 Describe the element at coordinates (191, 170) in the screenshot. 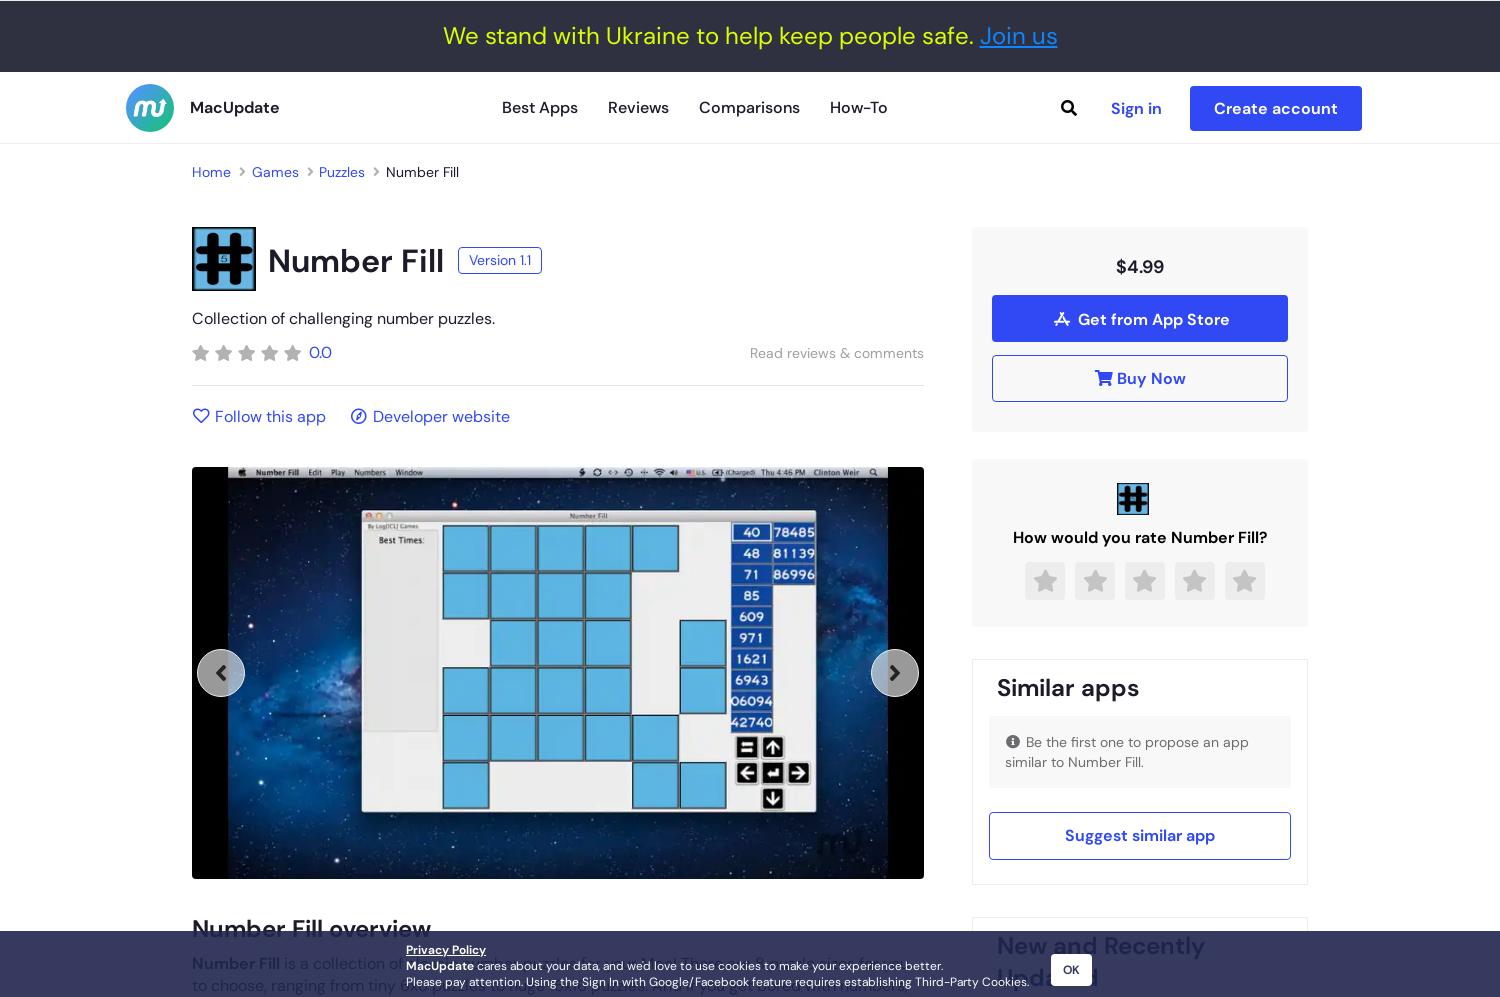

I see `'Home'` at that location.